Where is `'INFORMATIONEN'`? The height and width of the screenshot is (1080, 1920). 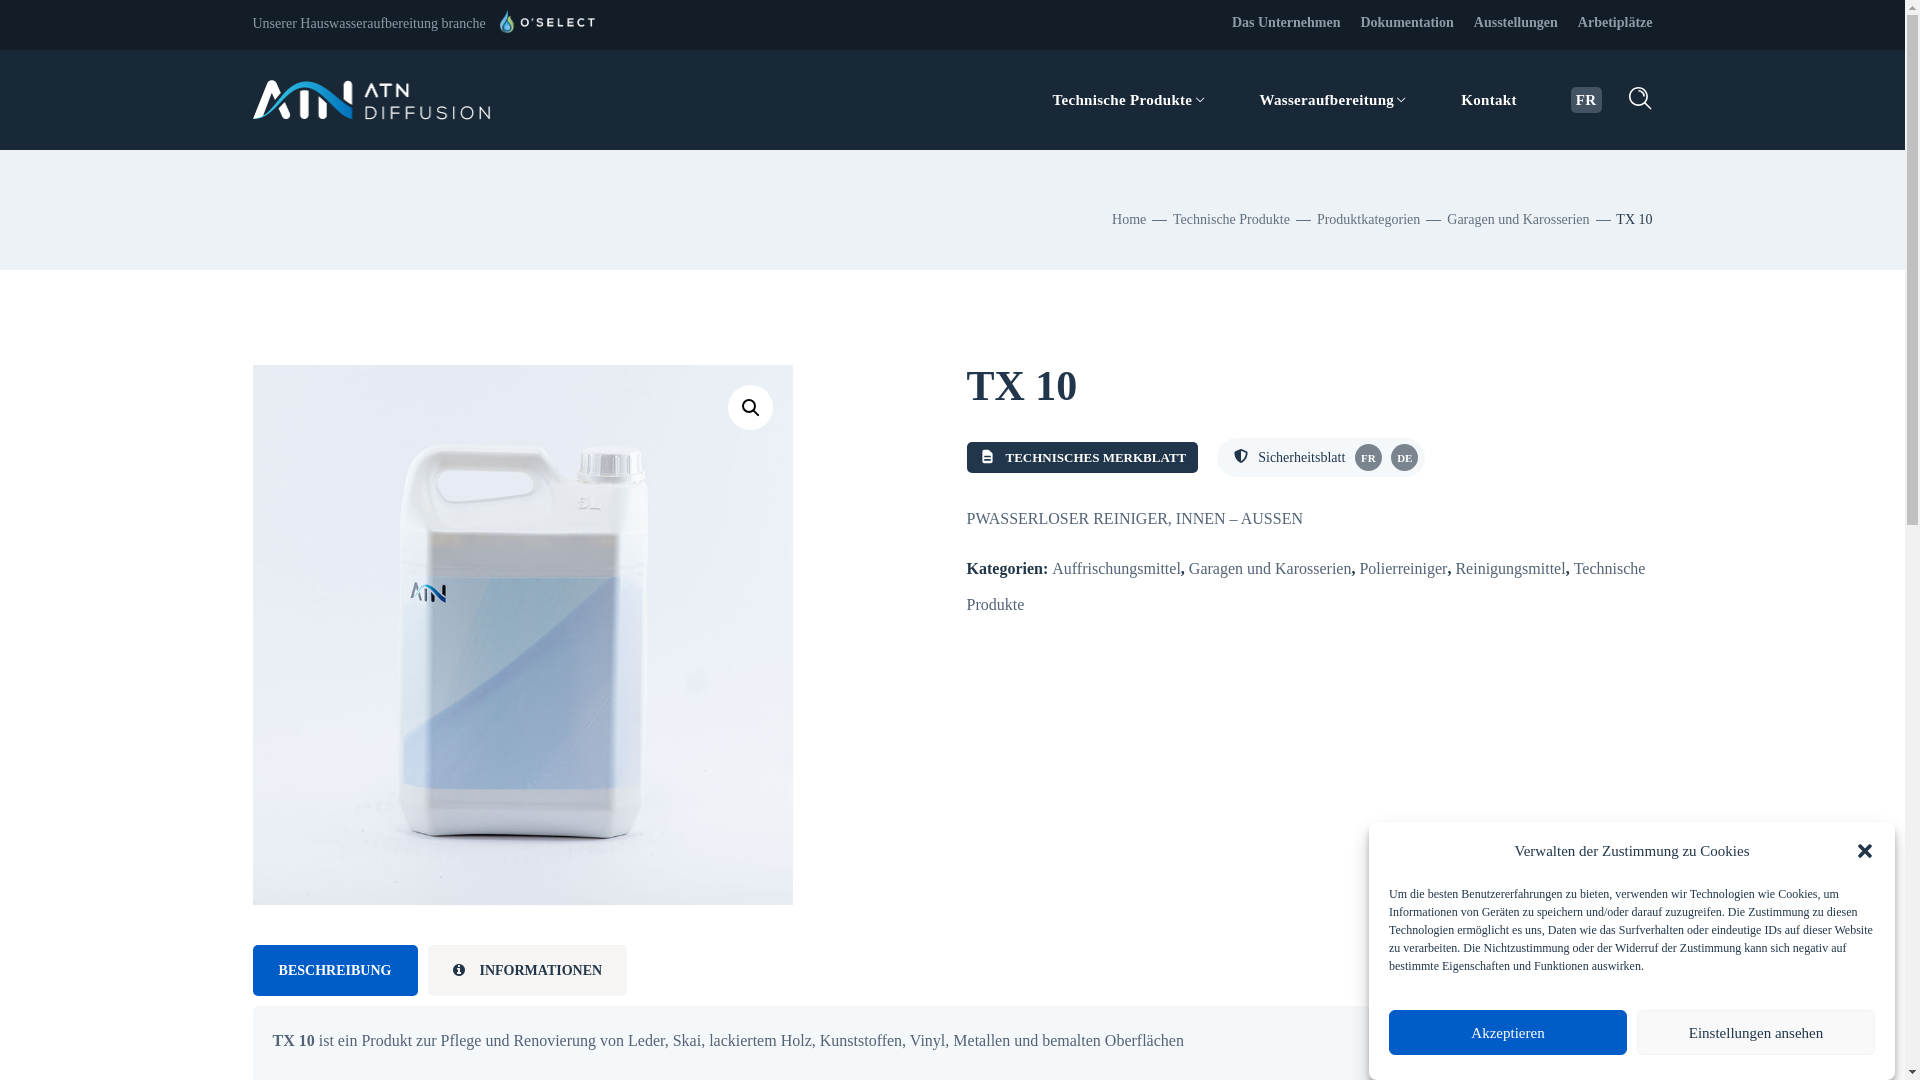 'INFORMATIONEN' is located at coordinates (528, 969).